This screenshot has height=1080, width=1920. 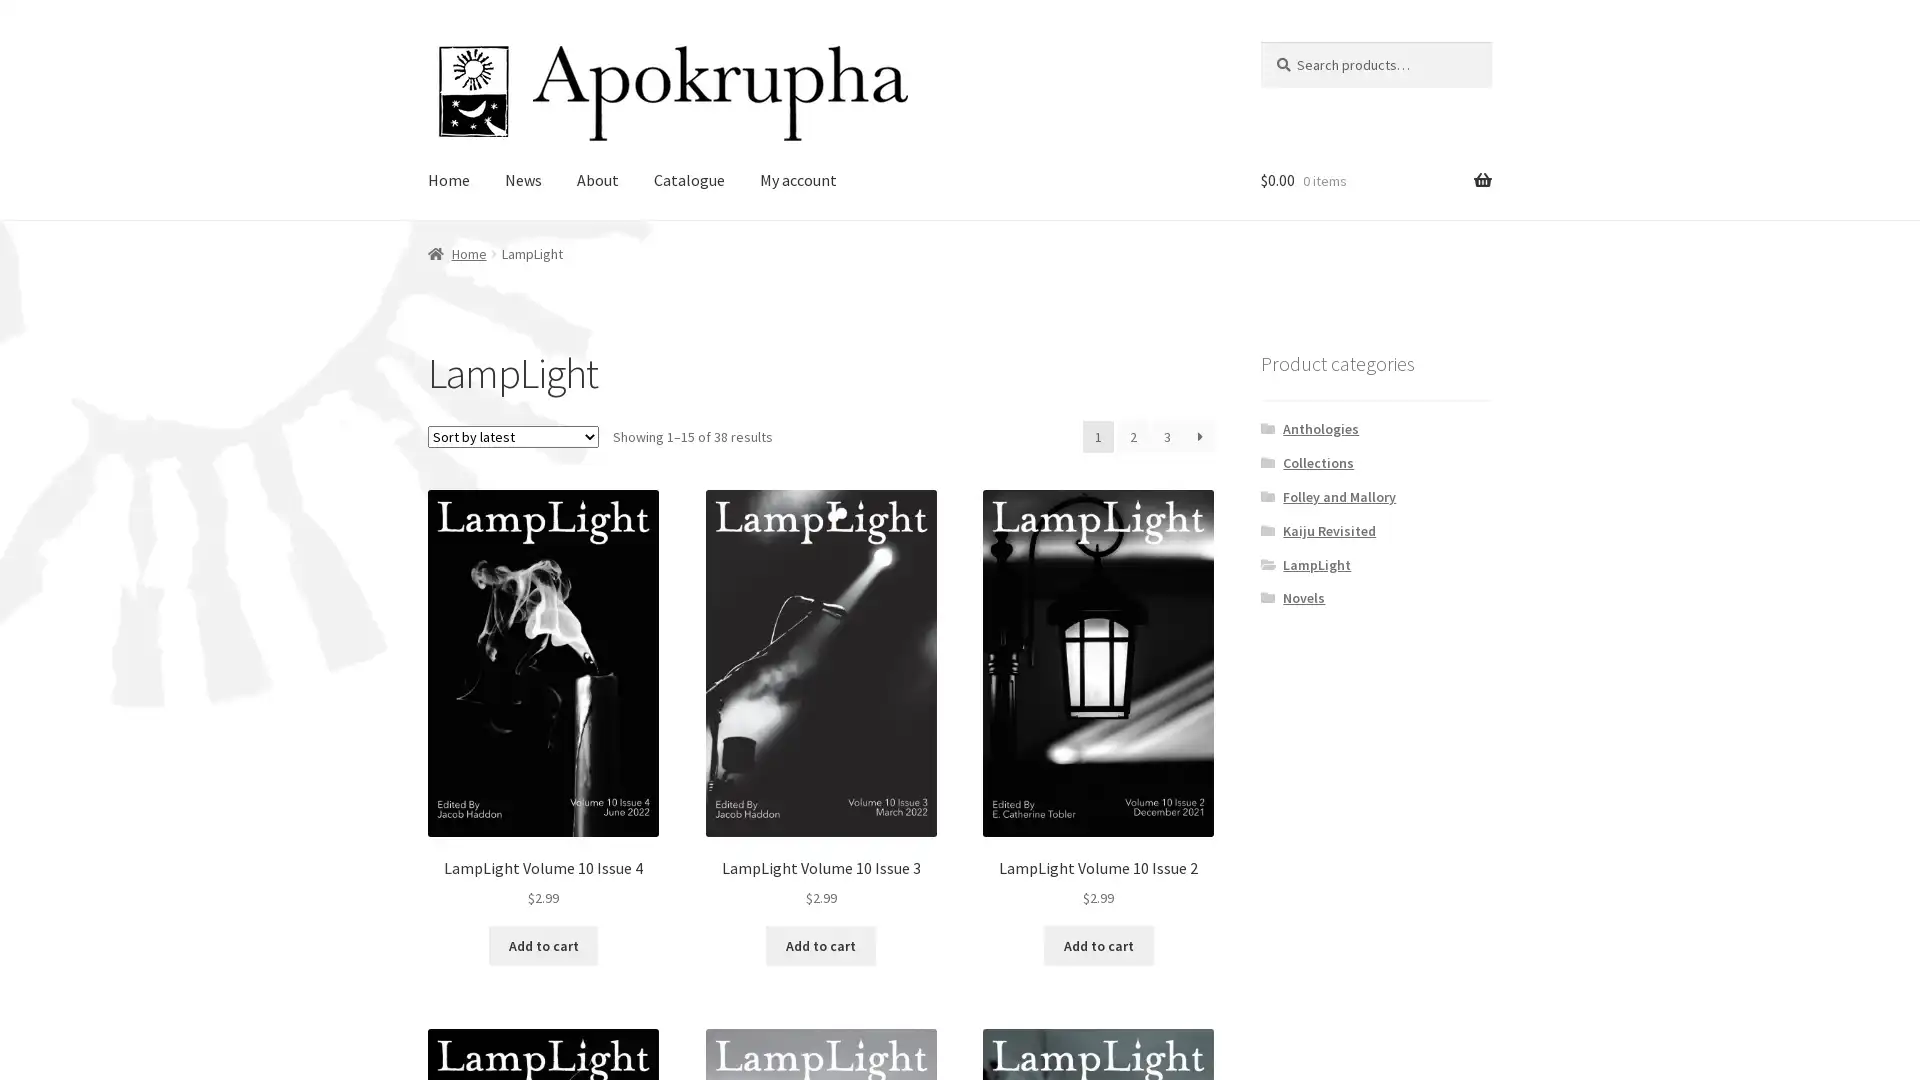 What do you see at coordinates (1258, 40) in the screenshot?
I see `Search` at bounding box center [1258, 40].